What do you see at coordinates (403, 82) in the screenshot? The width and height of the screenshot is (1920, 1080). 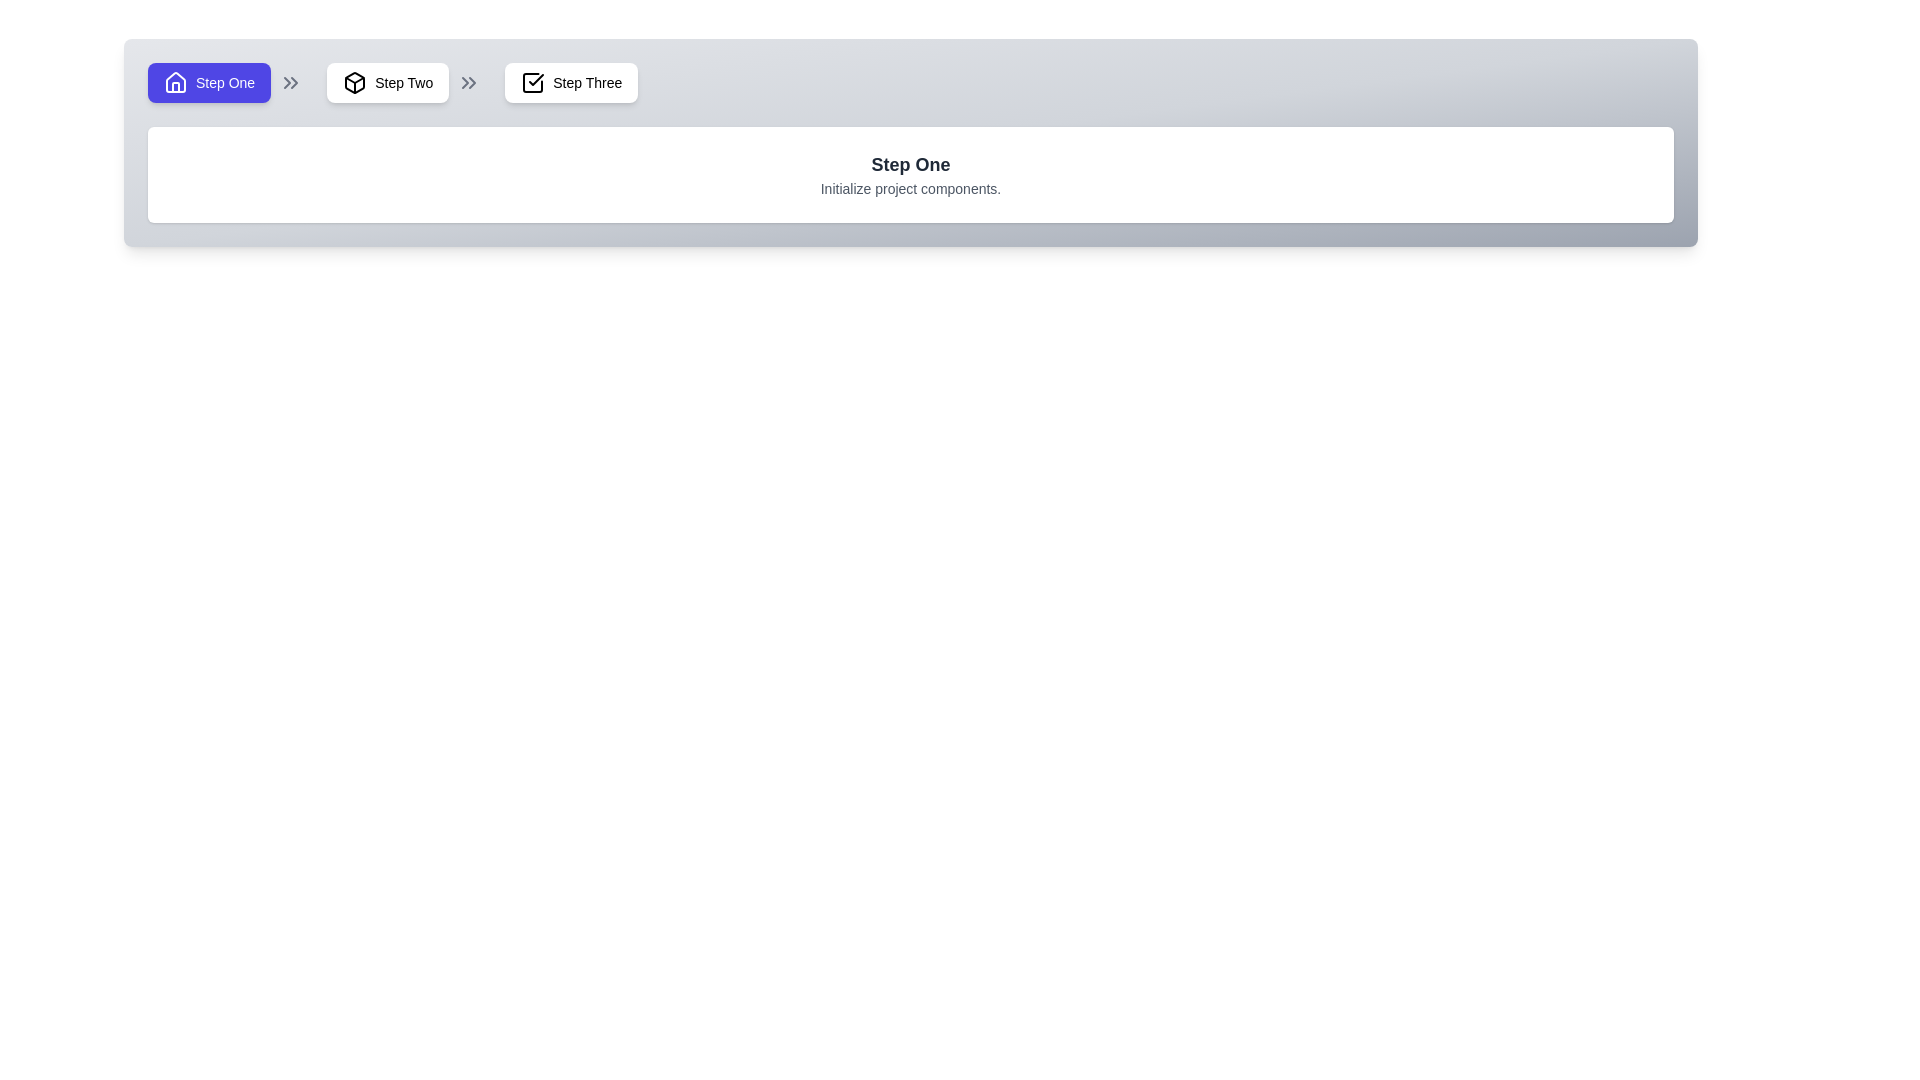 I see `the 'Step Two' text label, which is part of the second step indicator in a button-like interface` at bounding box center [403, 82].